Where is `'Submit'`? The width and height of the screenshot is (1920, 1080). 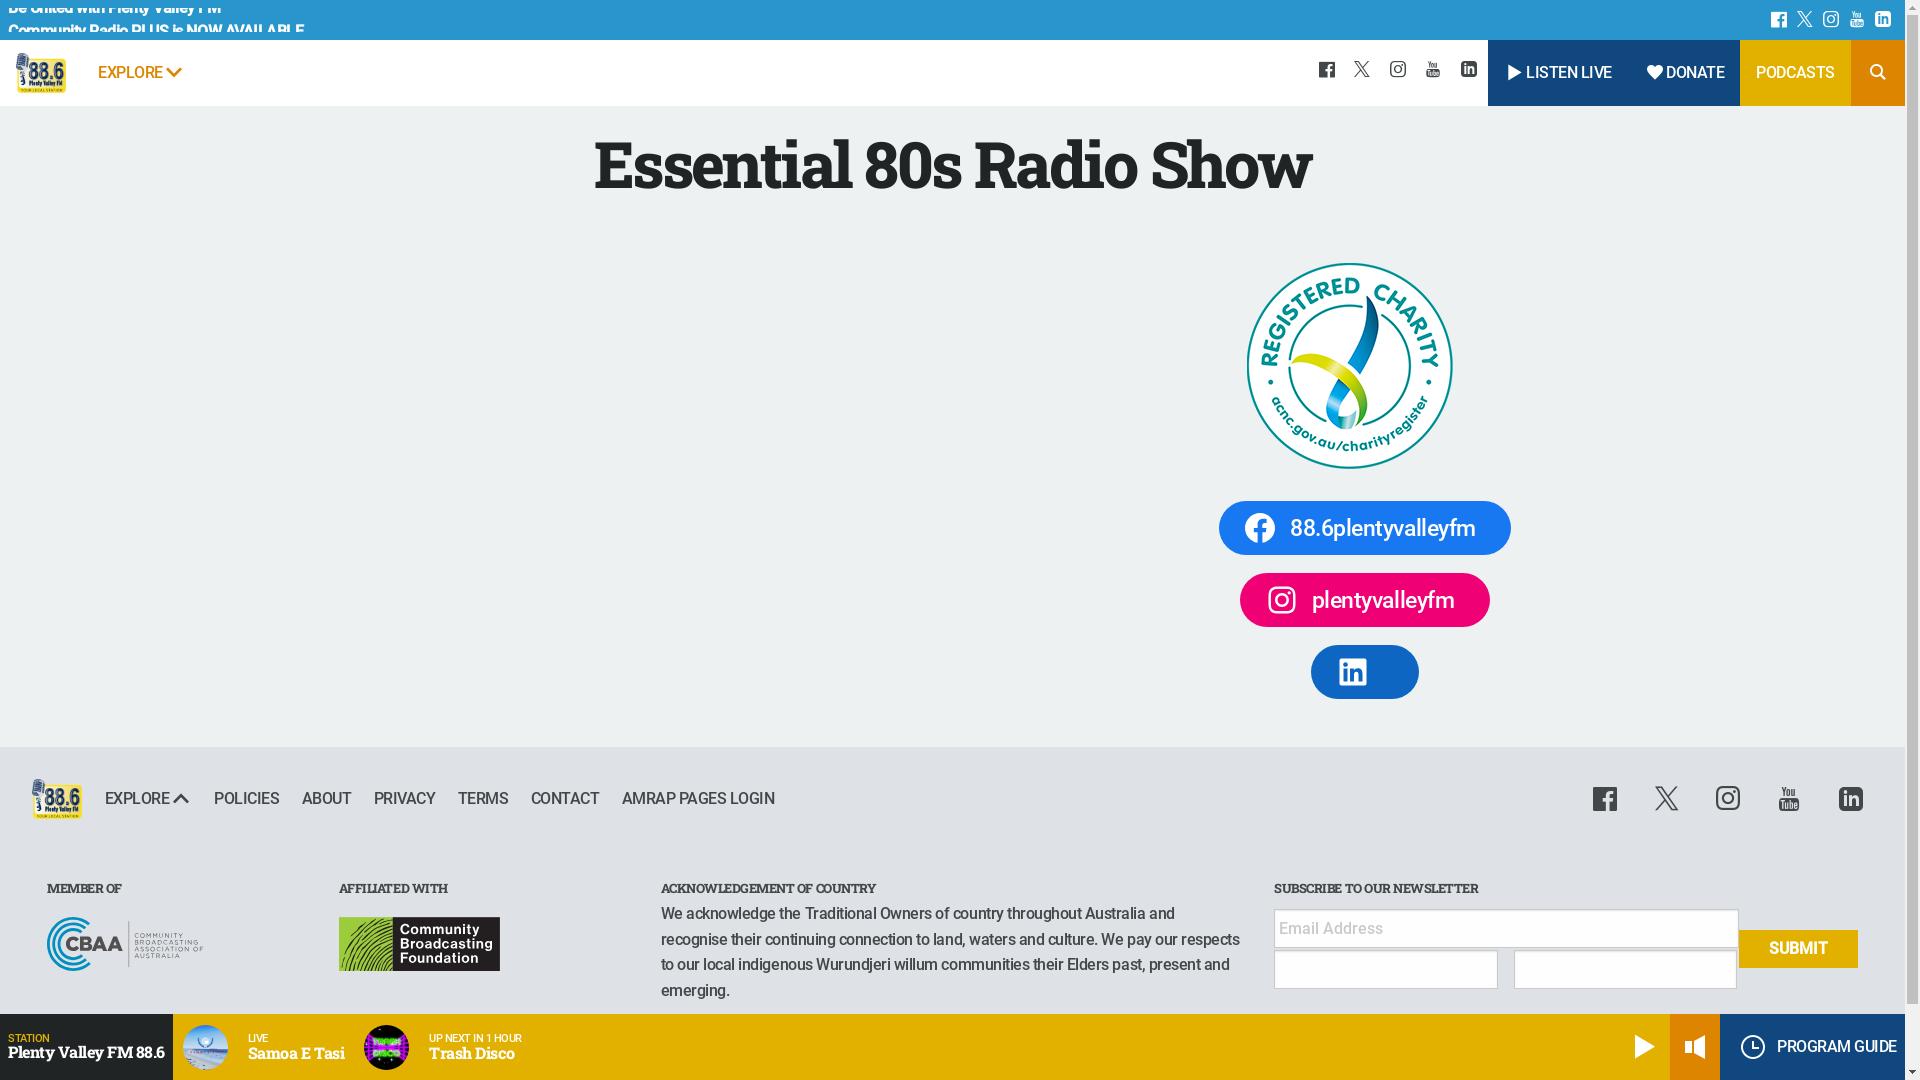 'Submit' is located at coordinates (1798, 947).